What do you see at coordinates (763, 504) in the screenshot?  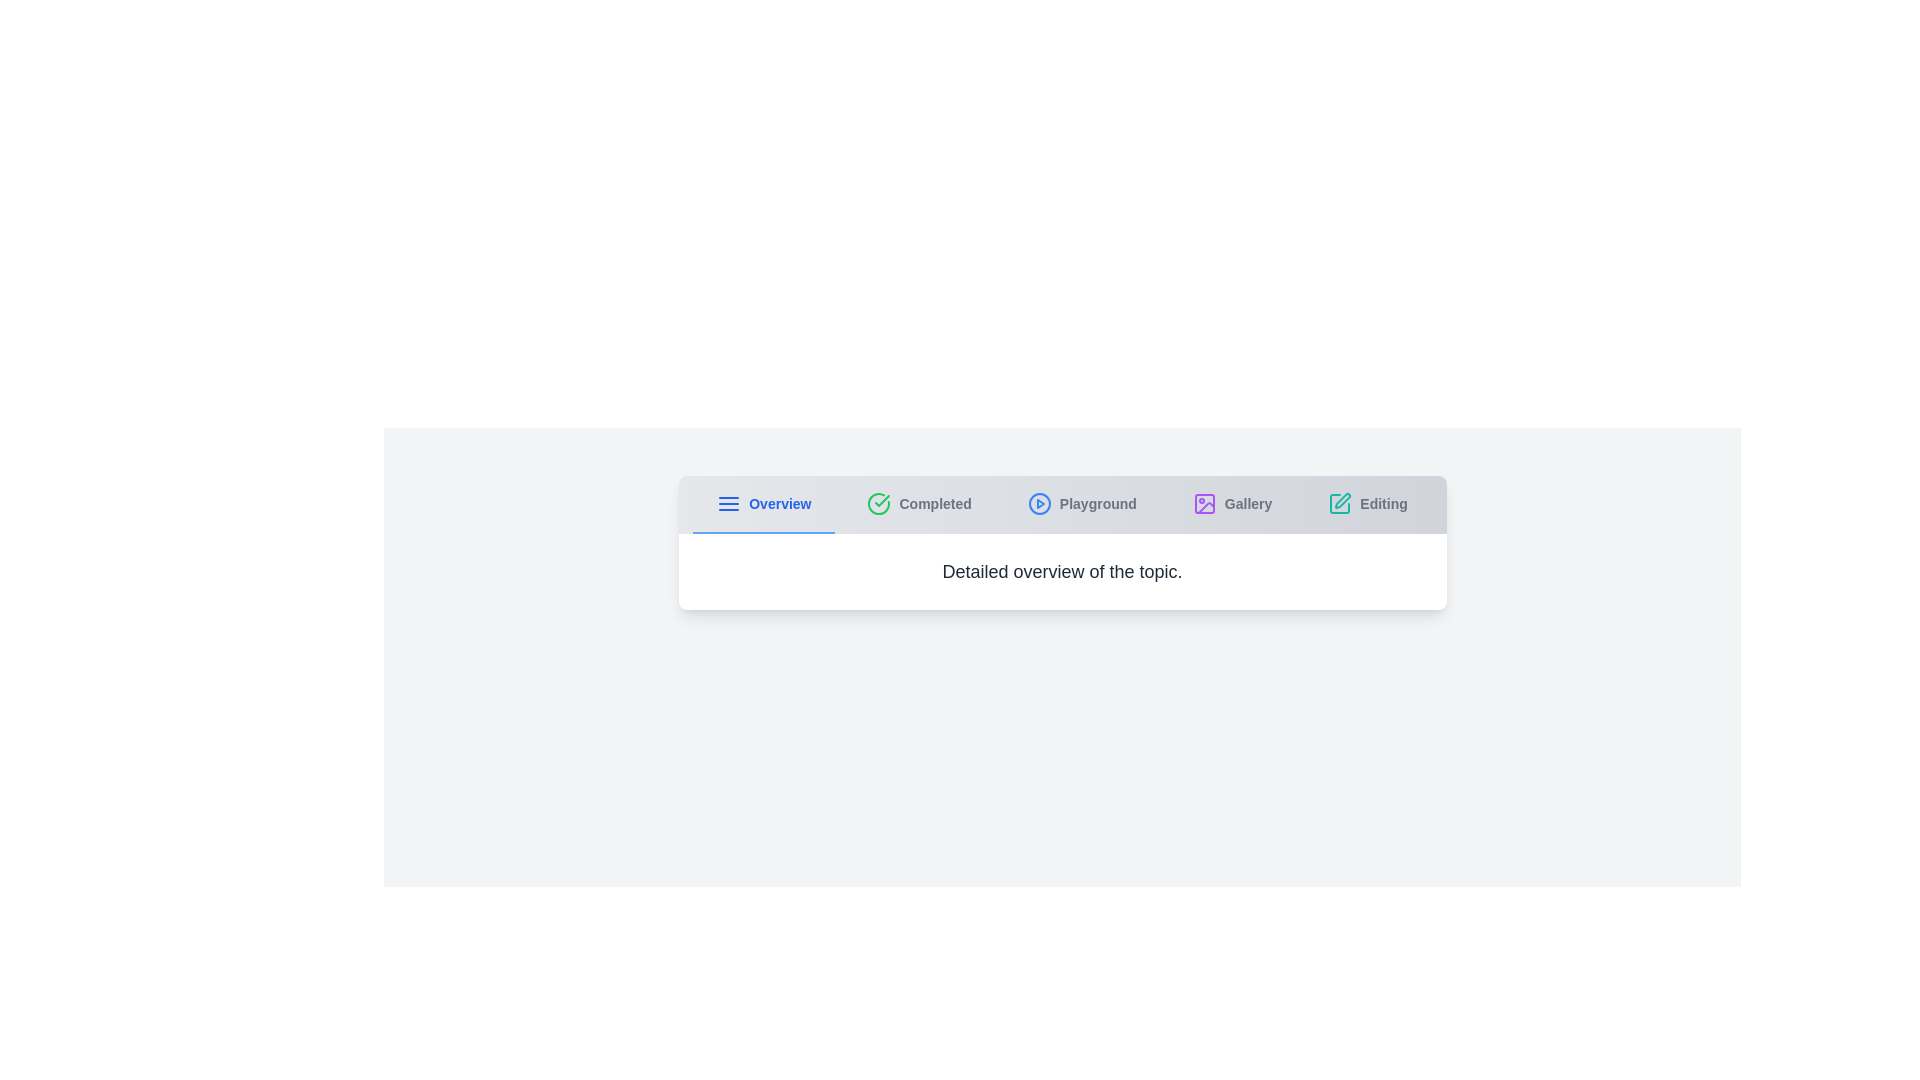 I see `the tab labeled Overview` at bounding box center [763, 504].